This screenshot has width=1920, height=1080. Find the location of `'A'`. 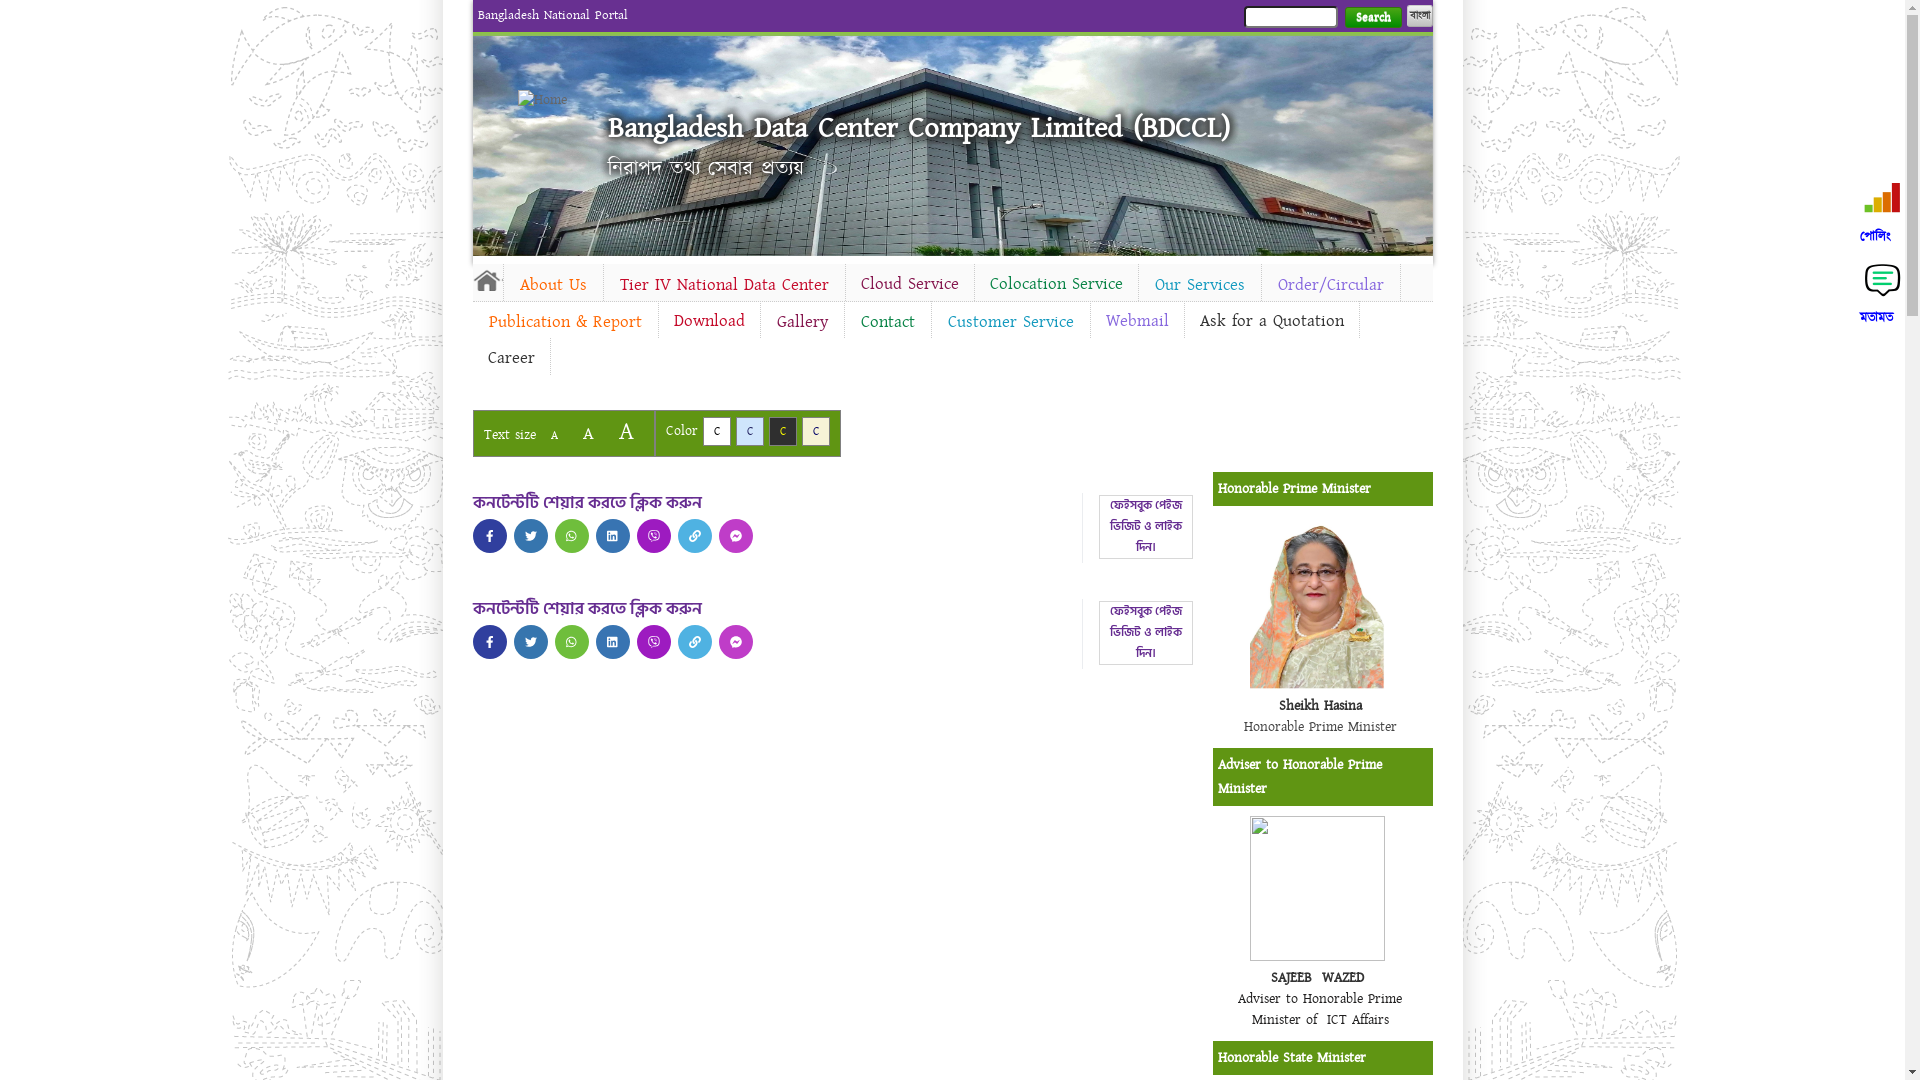

'A' is located at coordinates (607, 430).